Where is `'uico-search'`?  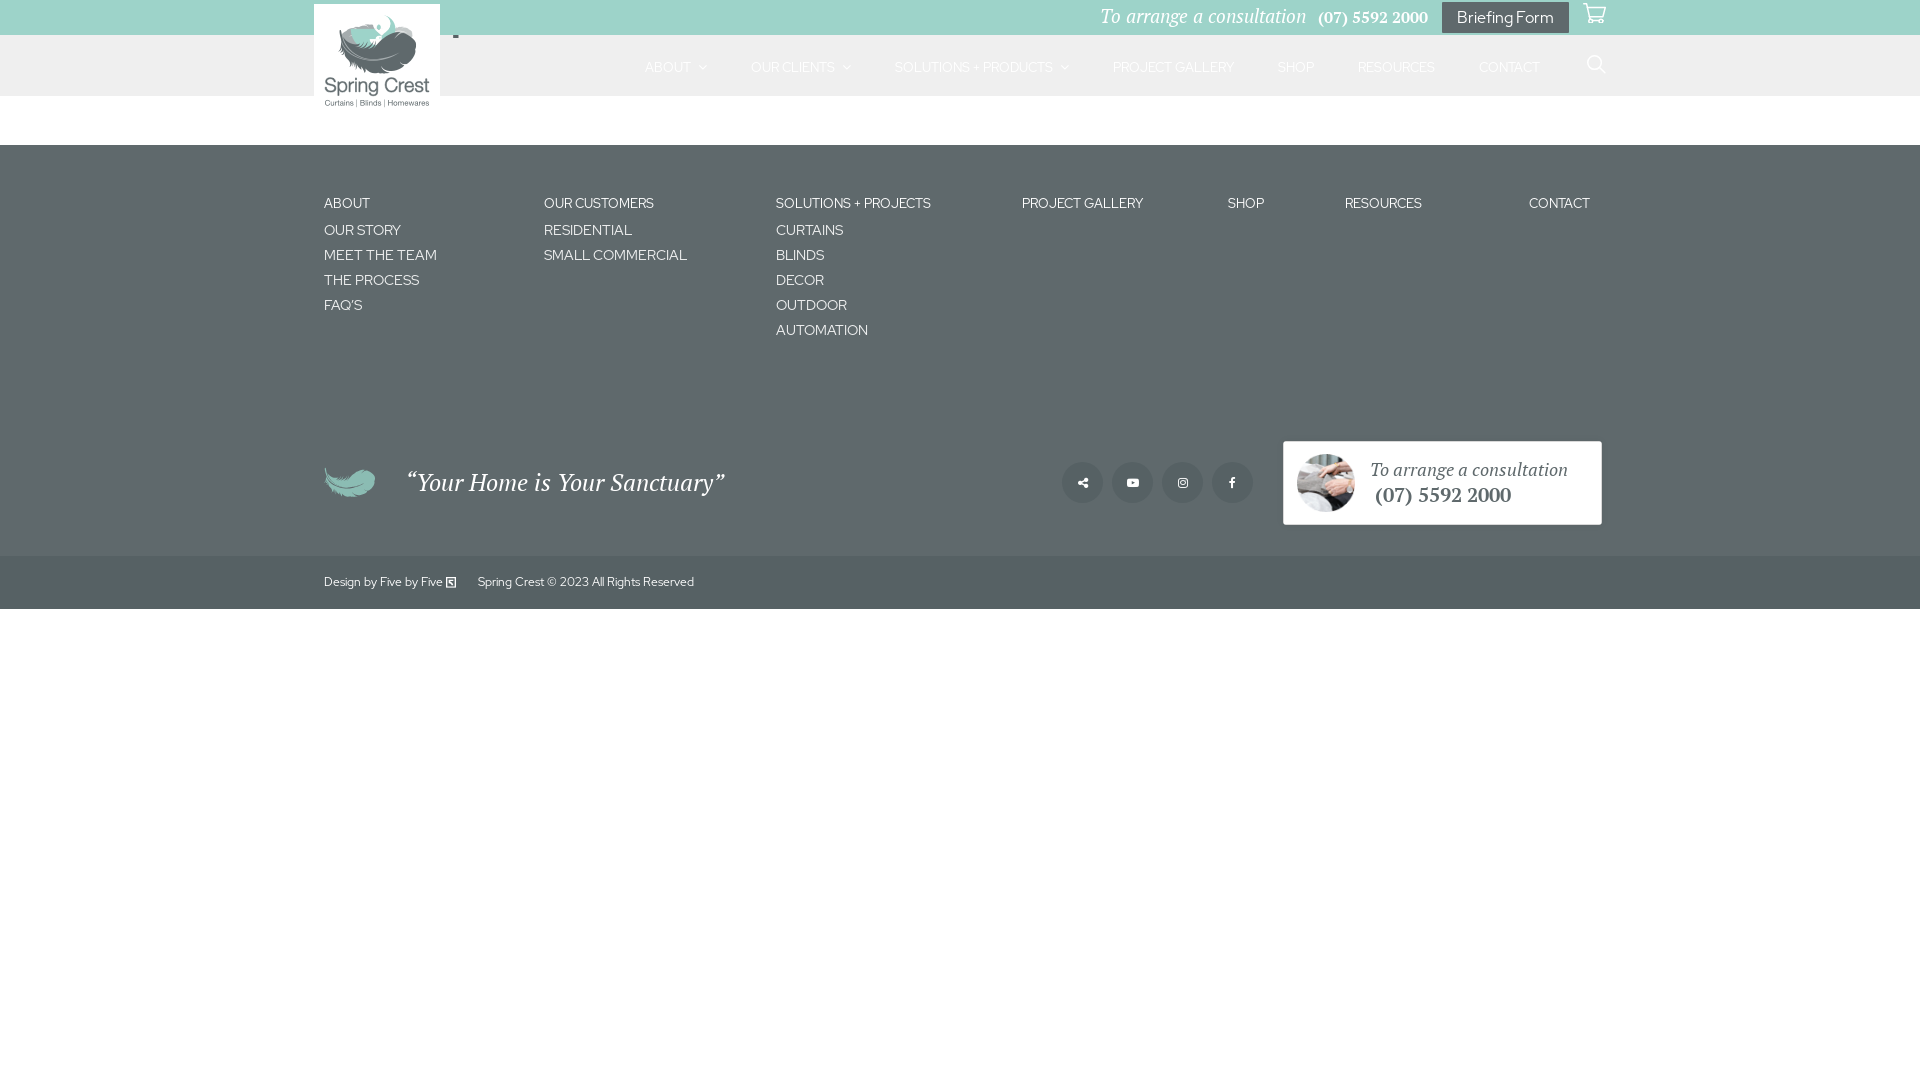
'uico-search' is located at coordinates (1592, 64).